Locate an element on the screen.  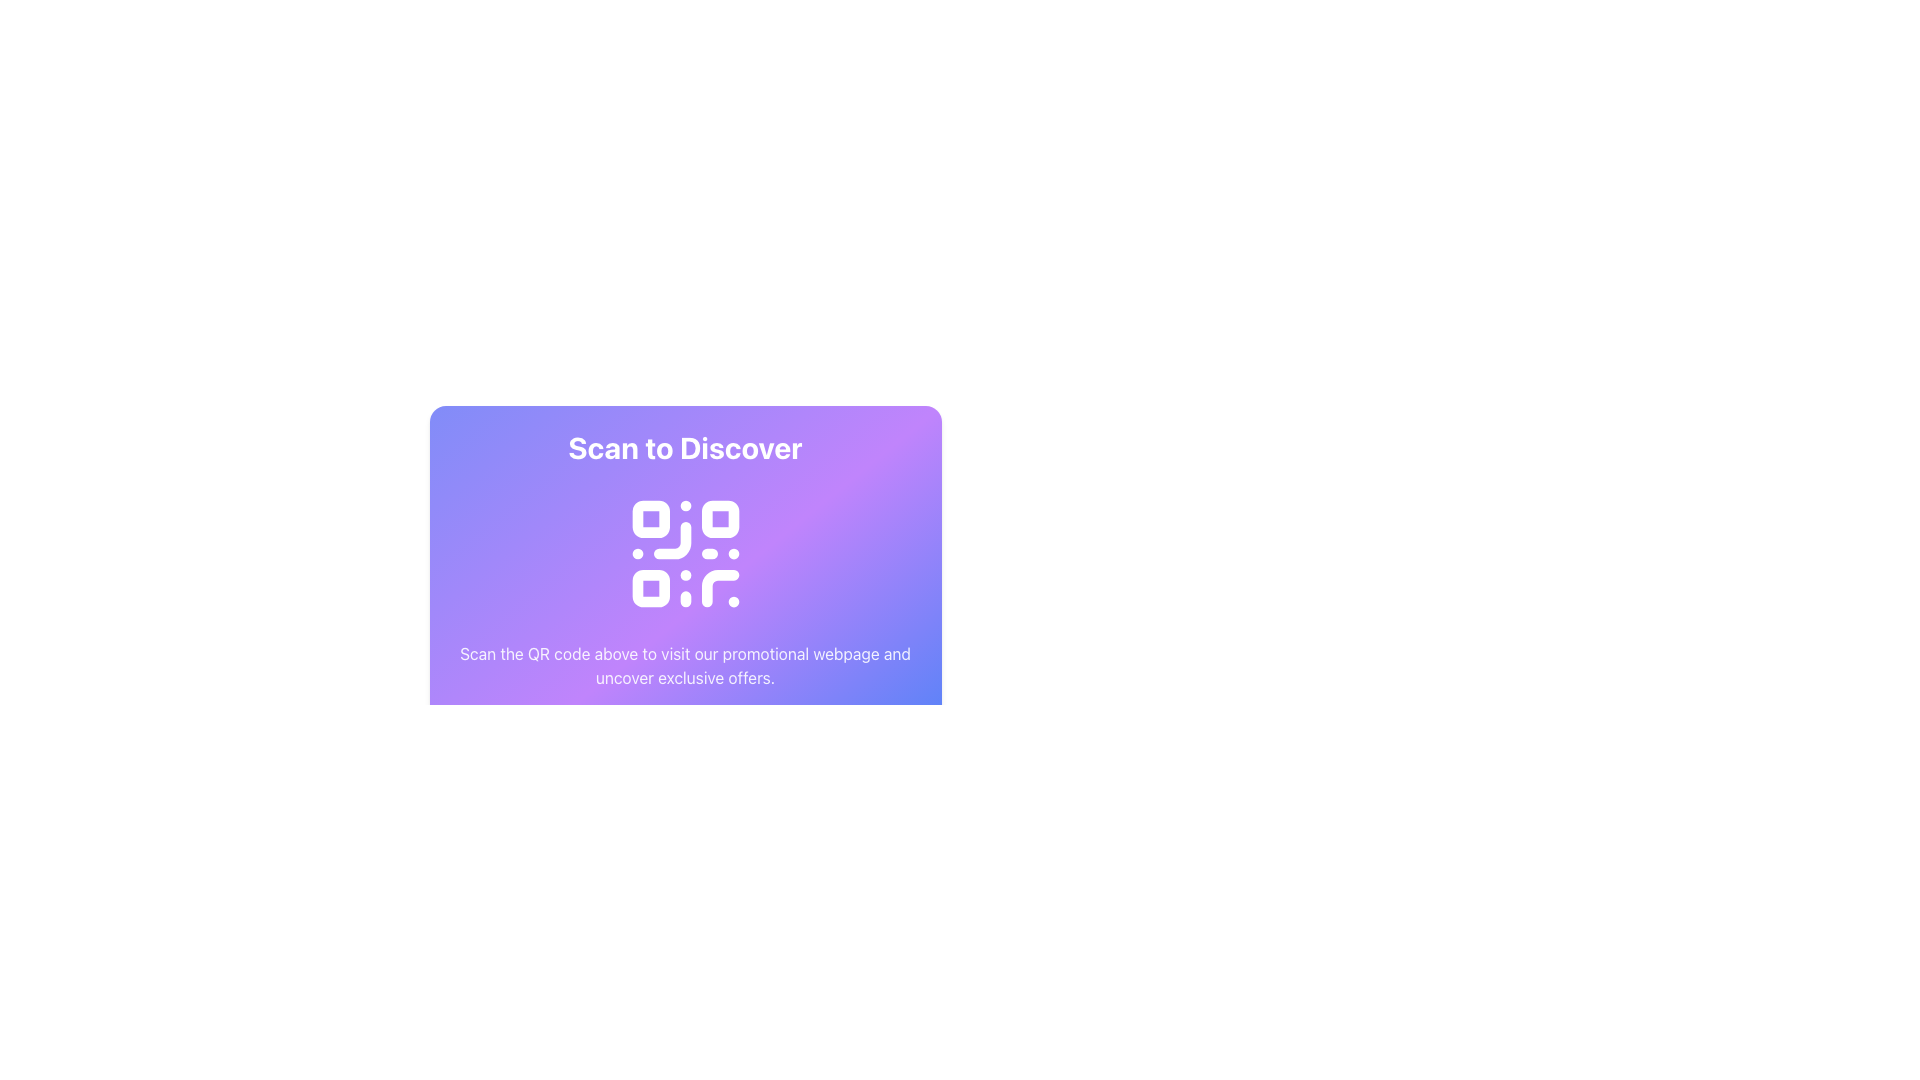
the central Informational Section that contains the QR code for promotional offers to enable interaction is located at coordinates (685, 559).